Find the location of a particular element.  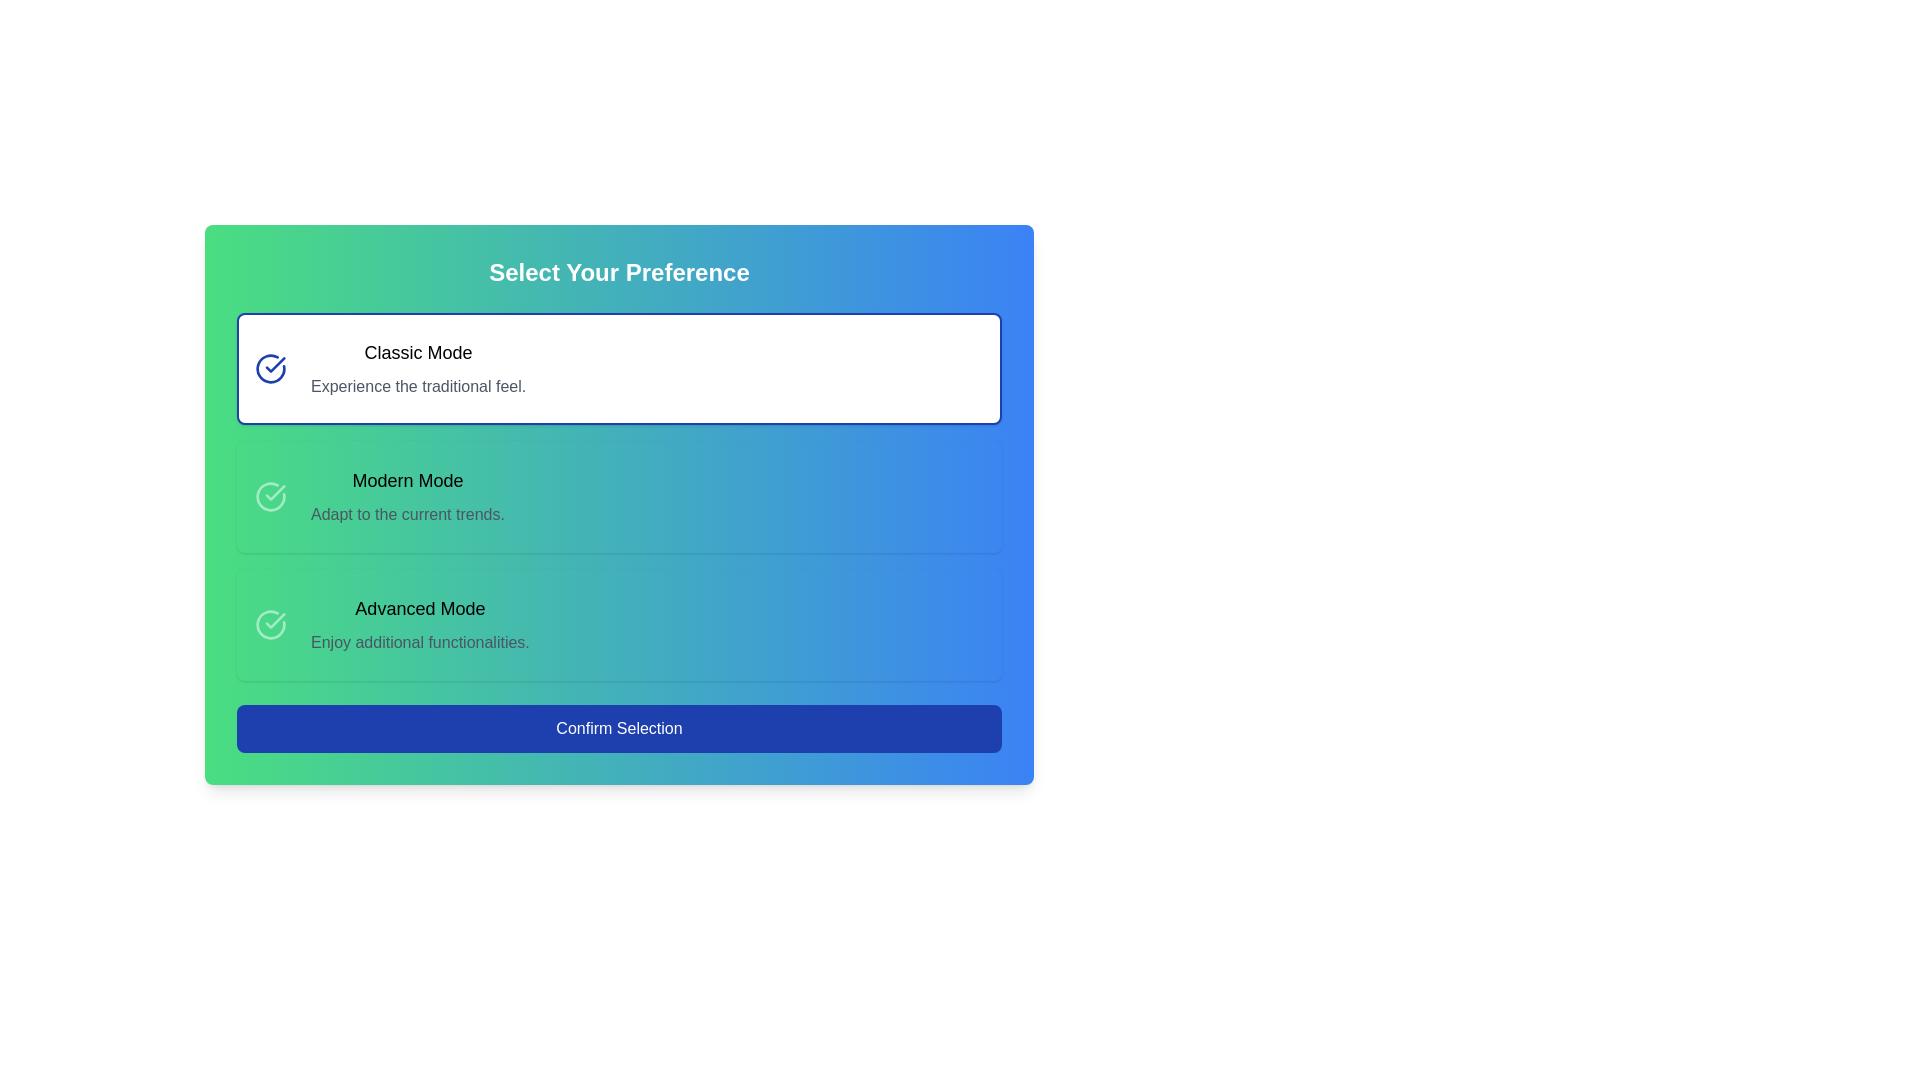

representation of the checkmark in the SVG component located in the light green box associated with the 'Advanced Mode' option is located at coordinates (274, 493).